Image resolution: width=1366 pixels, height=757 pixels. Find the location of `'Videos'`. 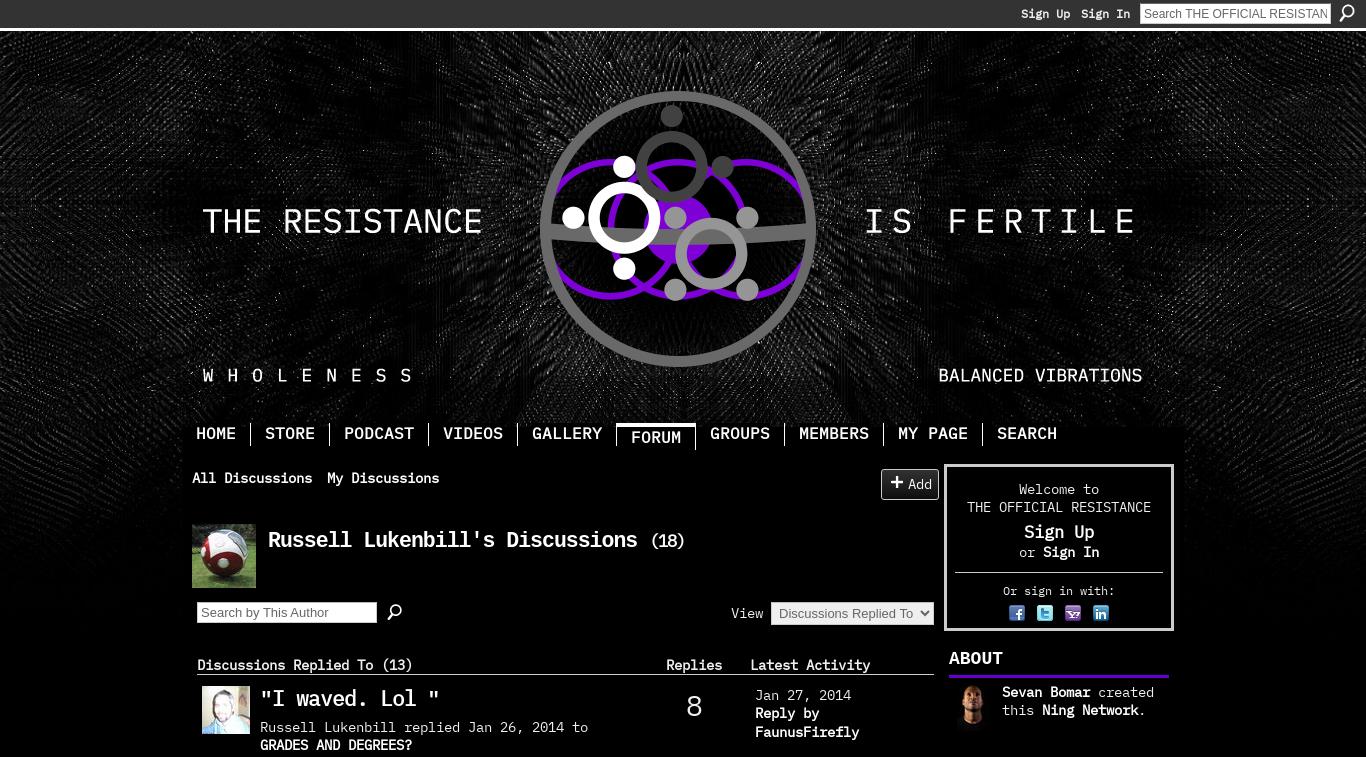

'Videos' is located at coordinates (473, 432).